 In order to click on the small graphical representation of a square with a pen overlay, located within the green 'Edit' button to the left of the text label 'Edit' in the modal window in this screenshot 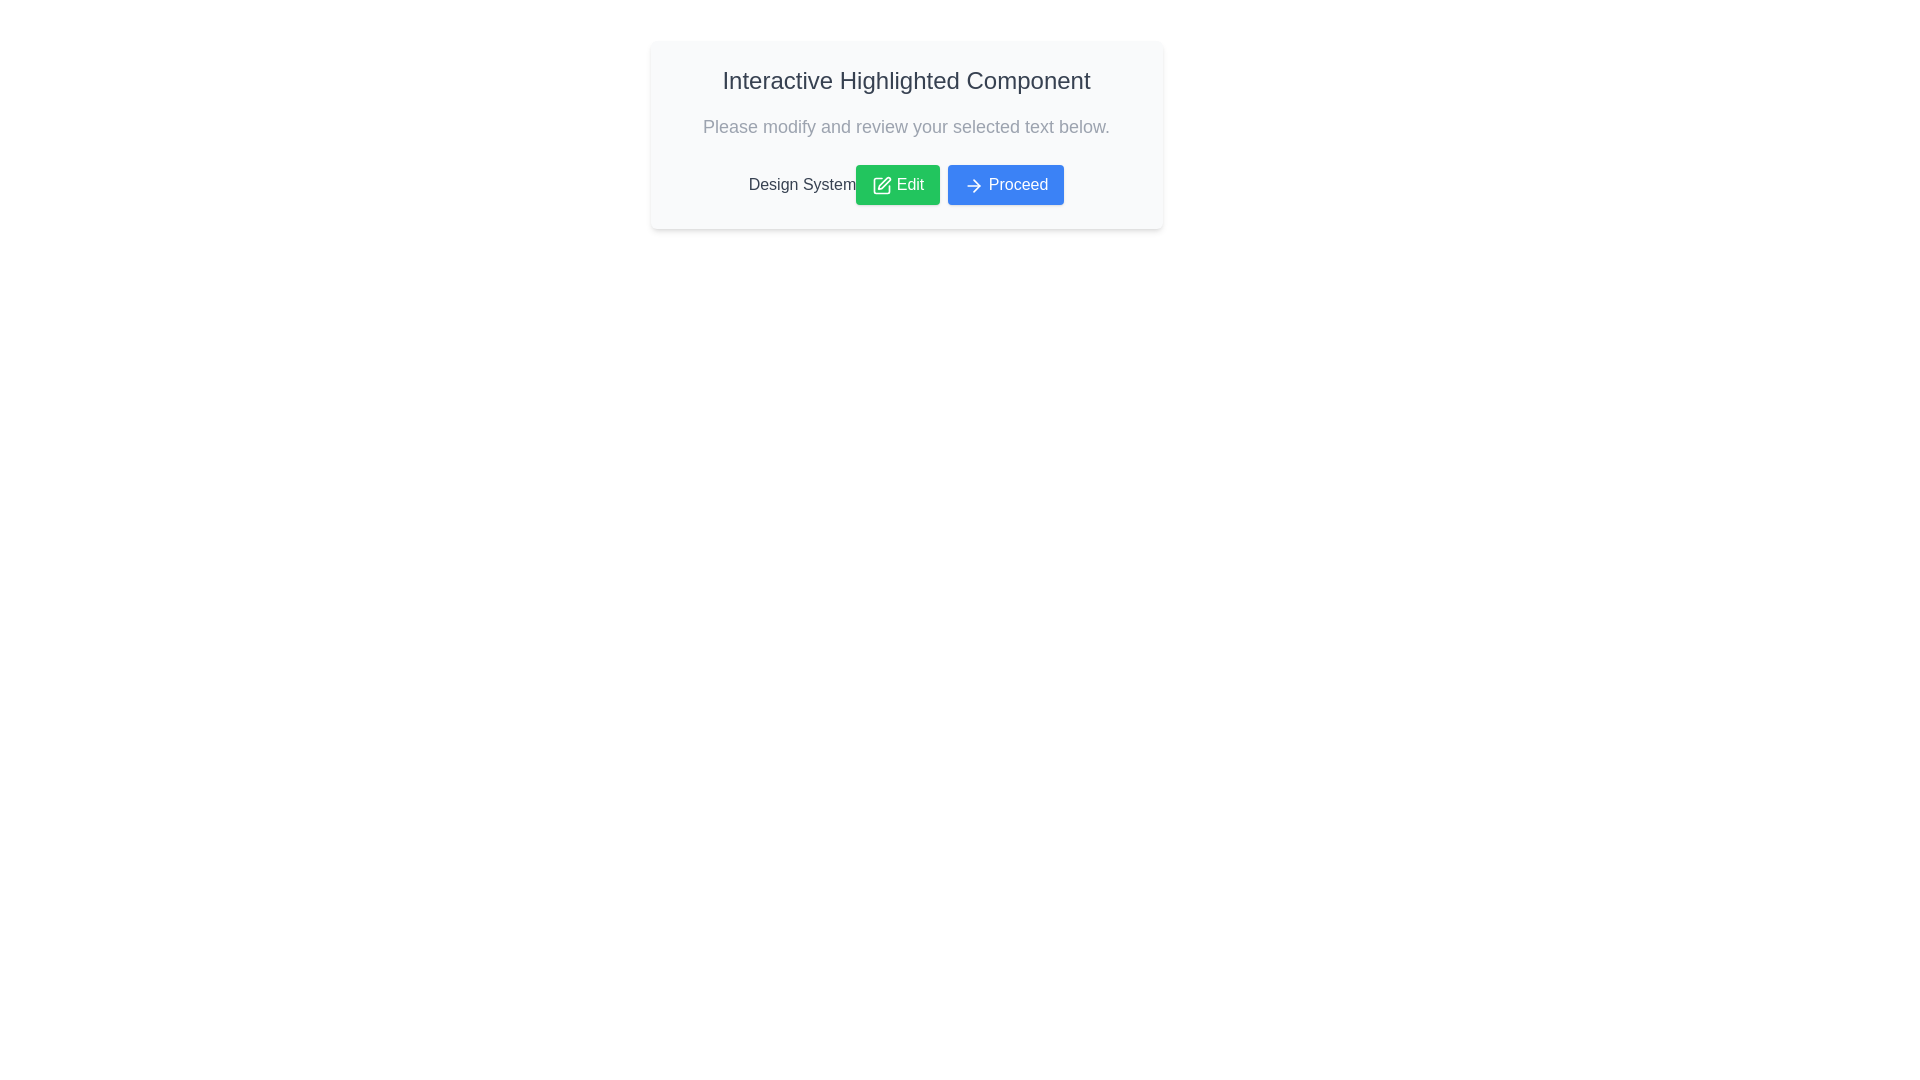, I will do `click(881, 185)`.